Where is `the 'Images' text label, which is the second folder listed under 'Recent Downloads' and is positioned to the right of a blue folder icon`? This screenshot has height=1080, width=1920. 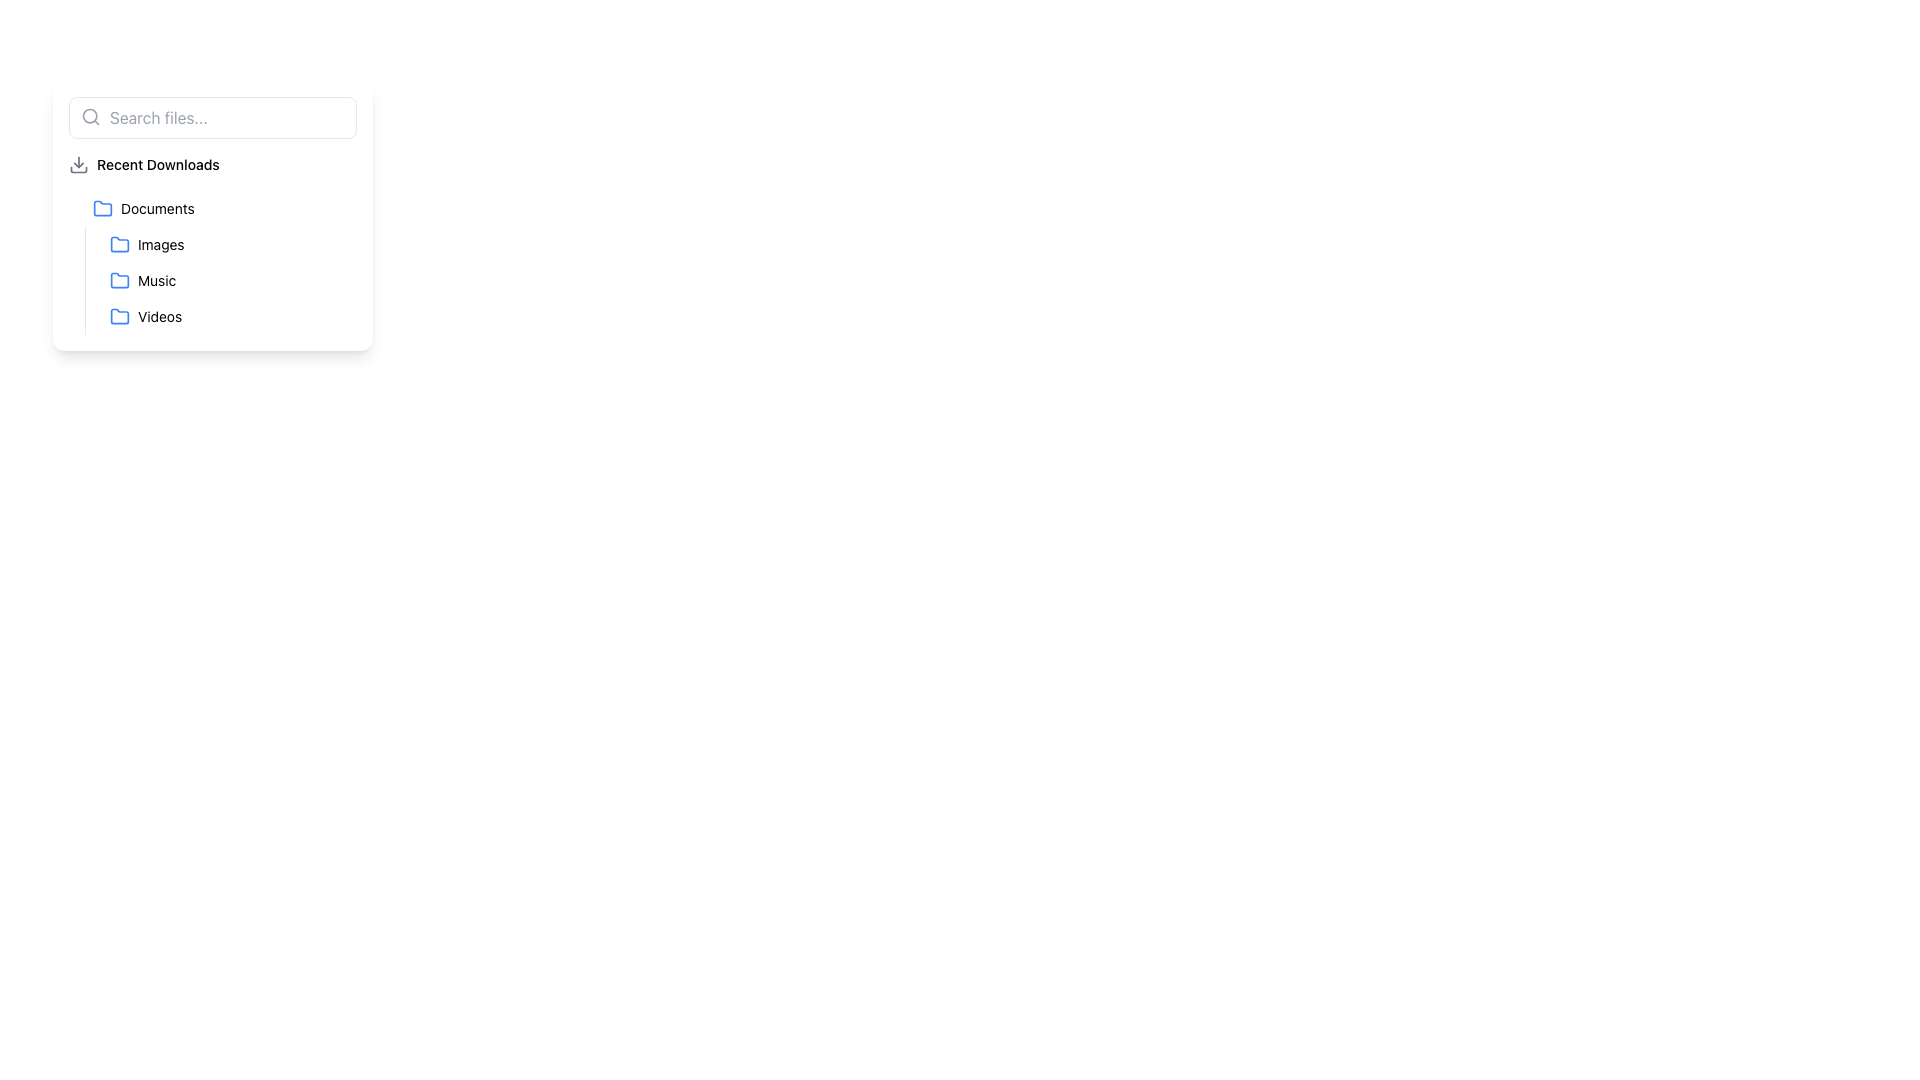
the 'Images' text label, which is the second folder listed under 'Recent Downloads' and is positioned to the right of a blue folder icon is located at coordinates (161, 244).